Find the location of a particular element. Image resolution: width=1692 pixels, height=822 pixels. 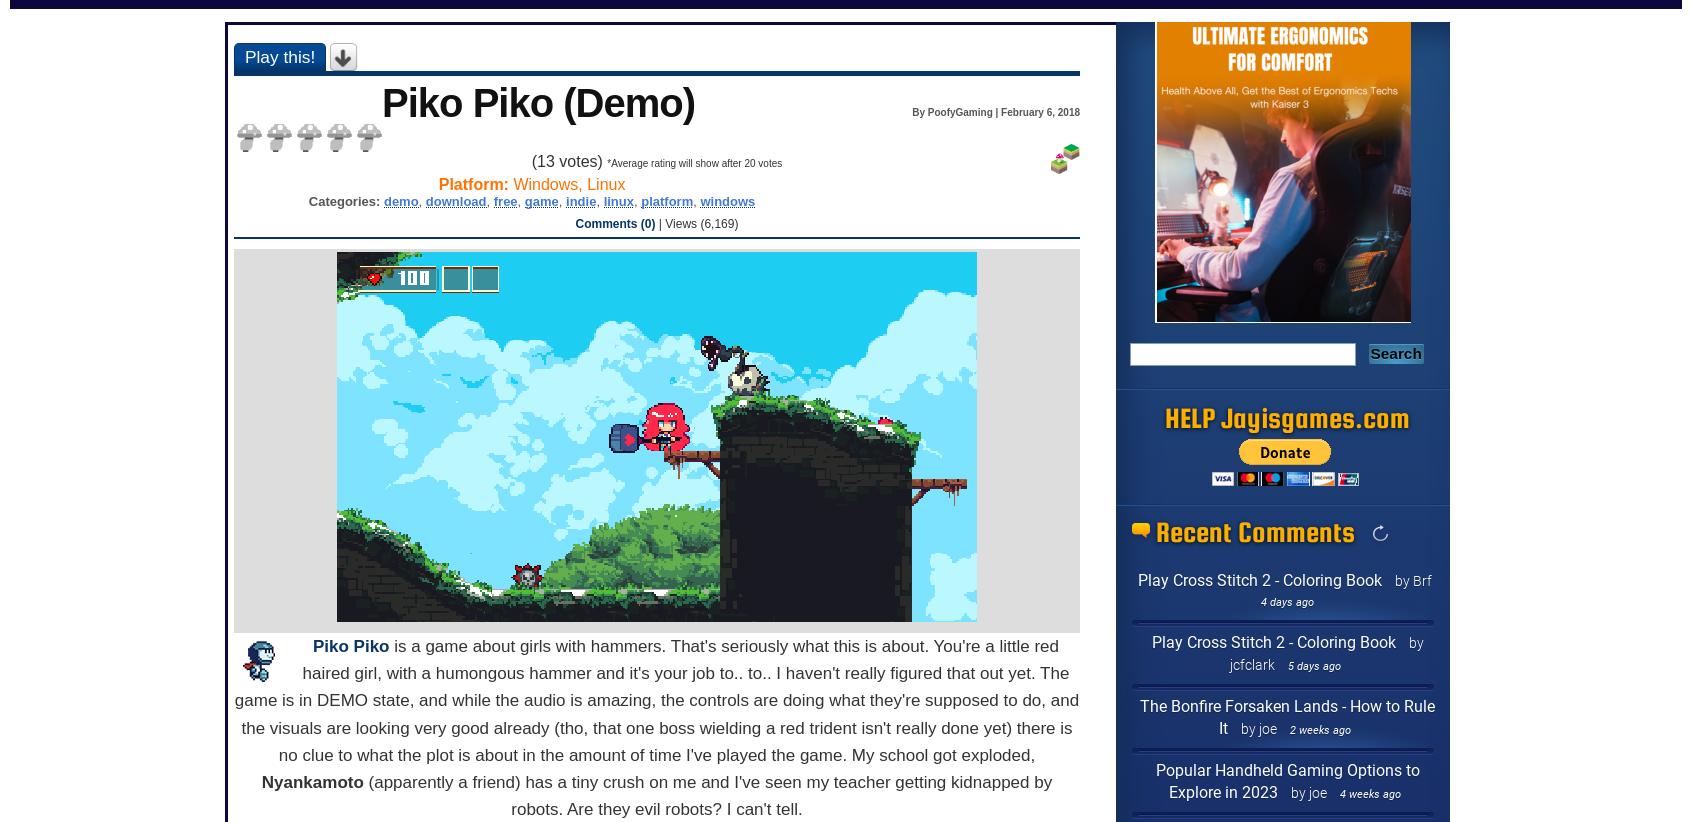

'(apparently a friend) has a tiny crush on me and I've seen my teacher getting kidnapped by robots. Are they evil robots? I can't tell.' is located at coordinates (706, 796).